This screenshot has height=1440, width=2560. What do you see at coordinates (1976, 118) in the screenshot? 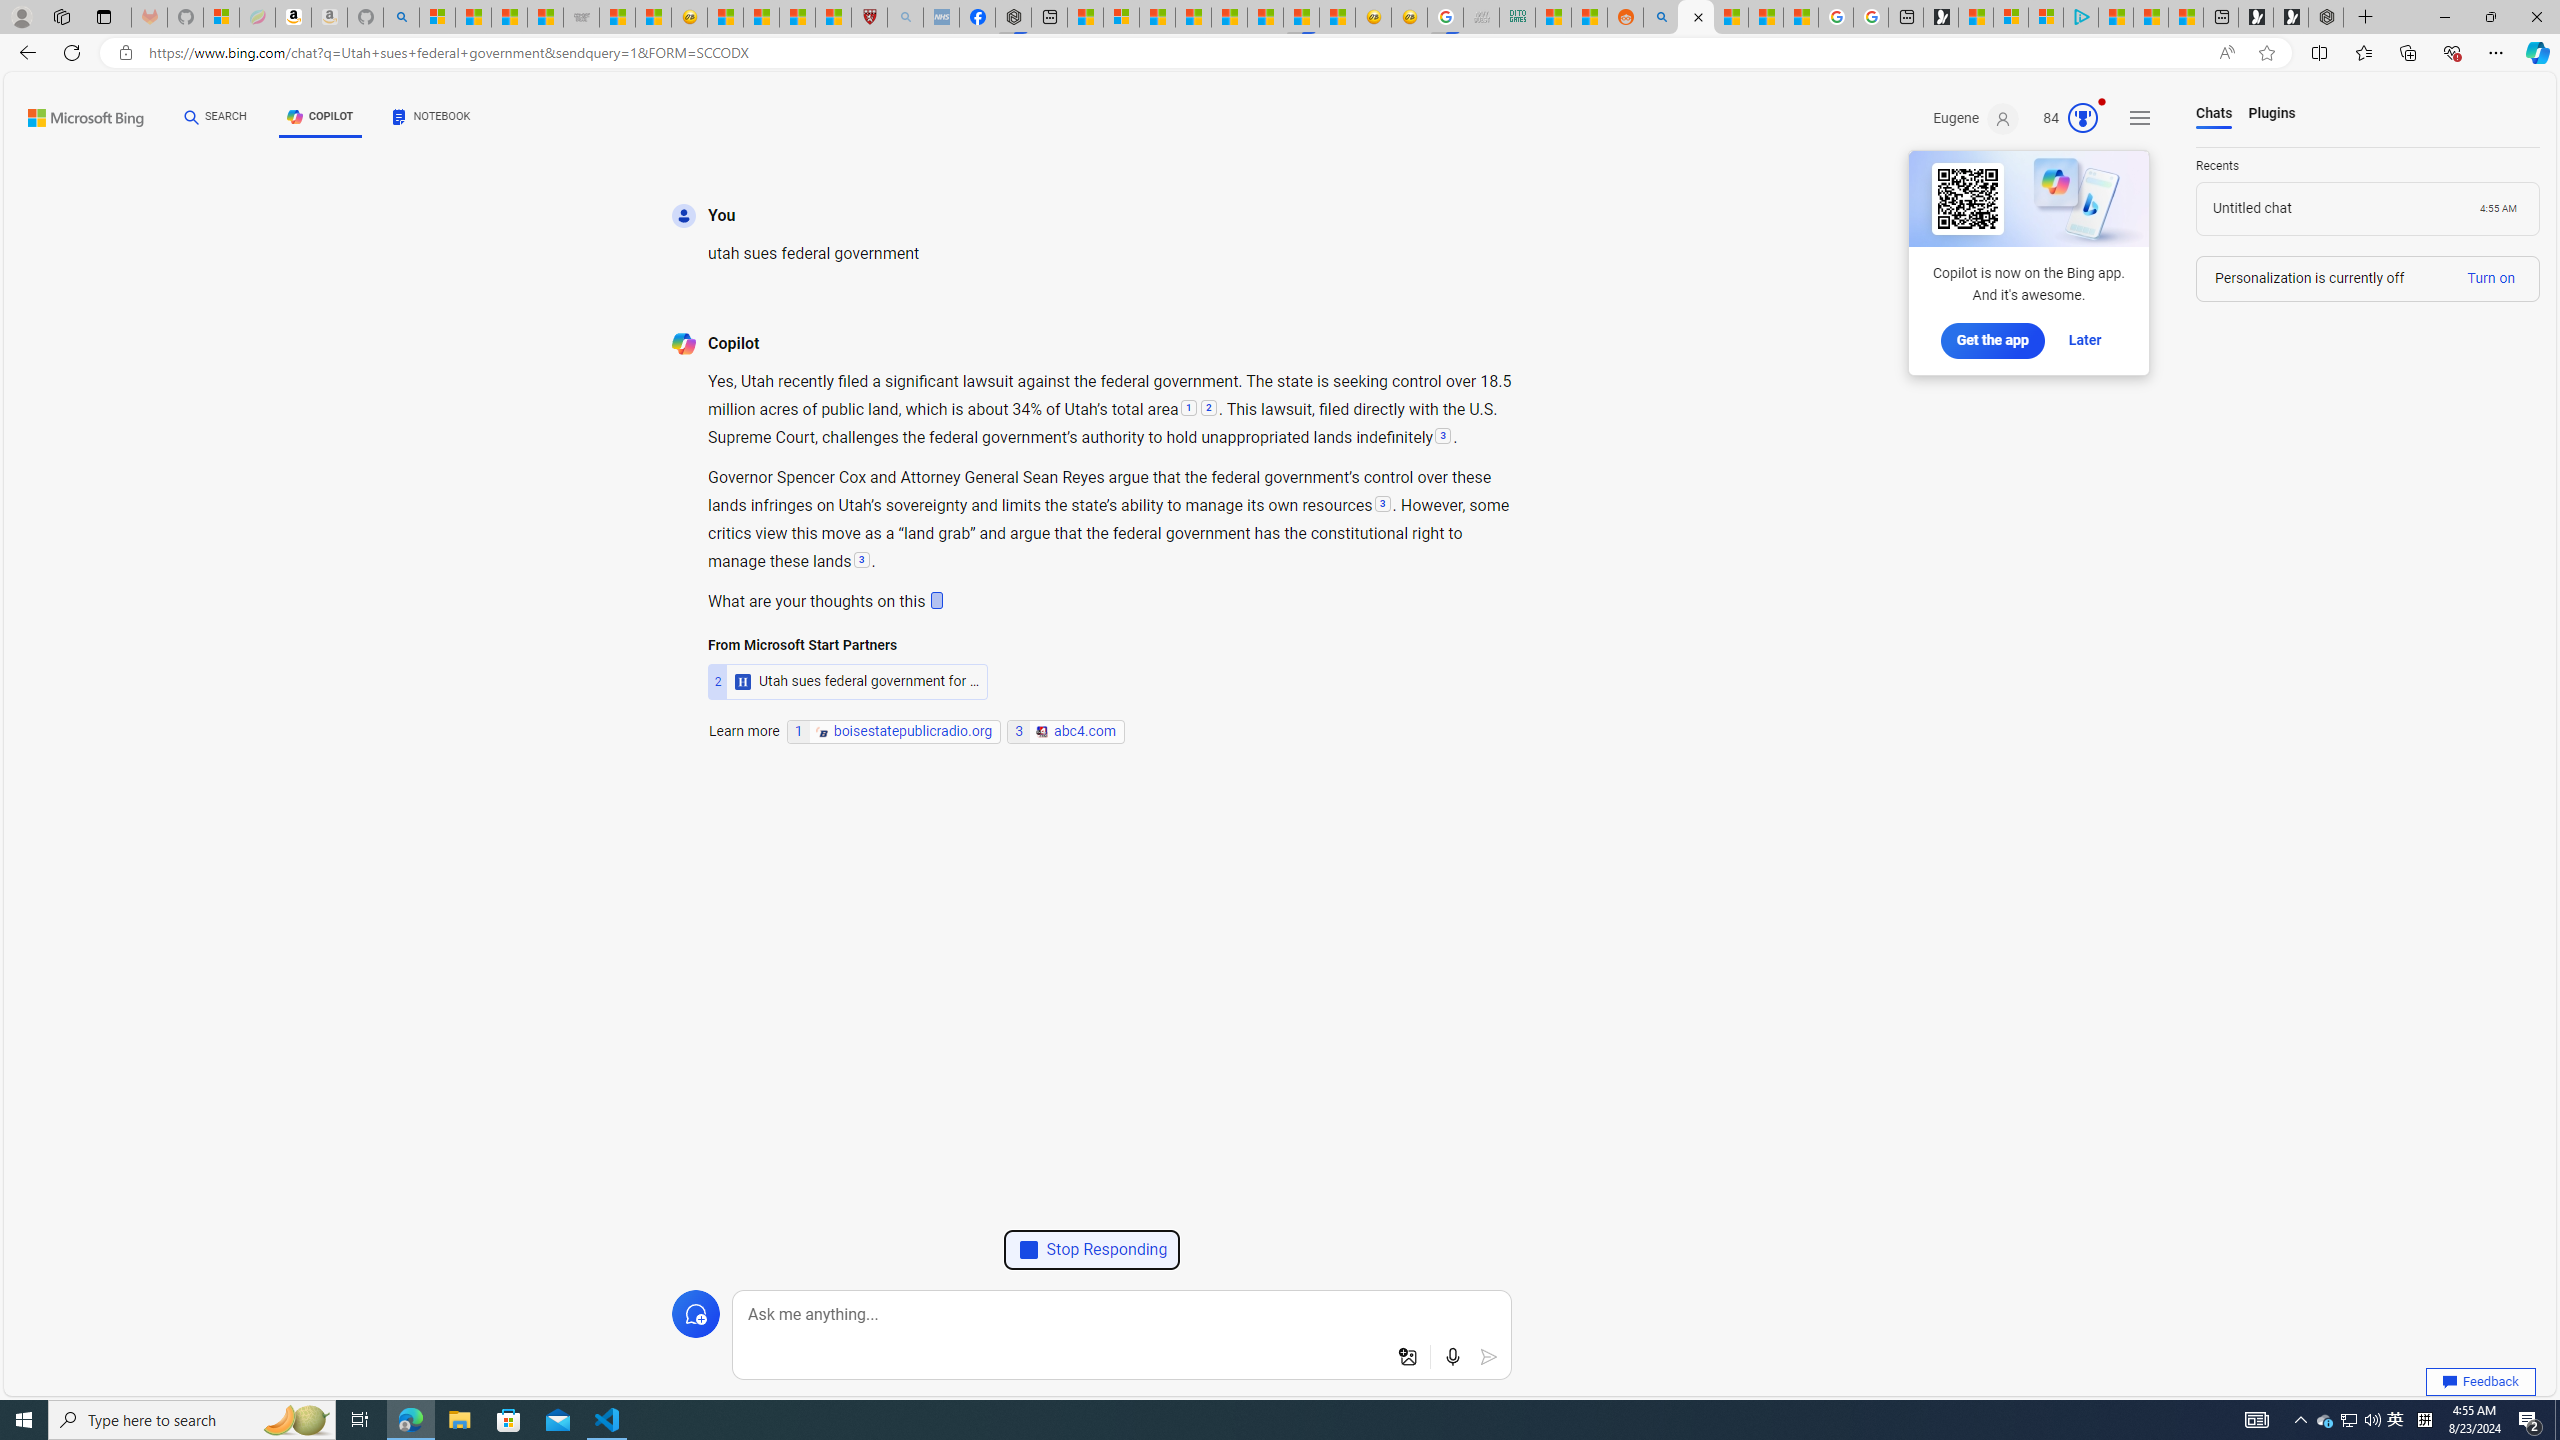
I see `'Eugene'` at bounding box center [1976, 118].